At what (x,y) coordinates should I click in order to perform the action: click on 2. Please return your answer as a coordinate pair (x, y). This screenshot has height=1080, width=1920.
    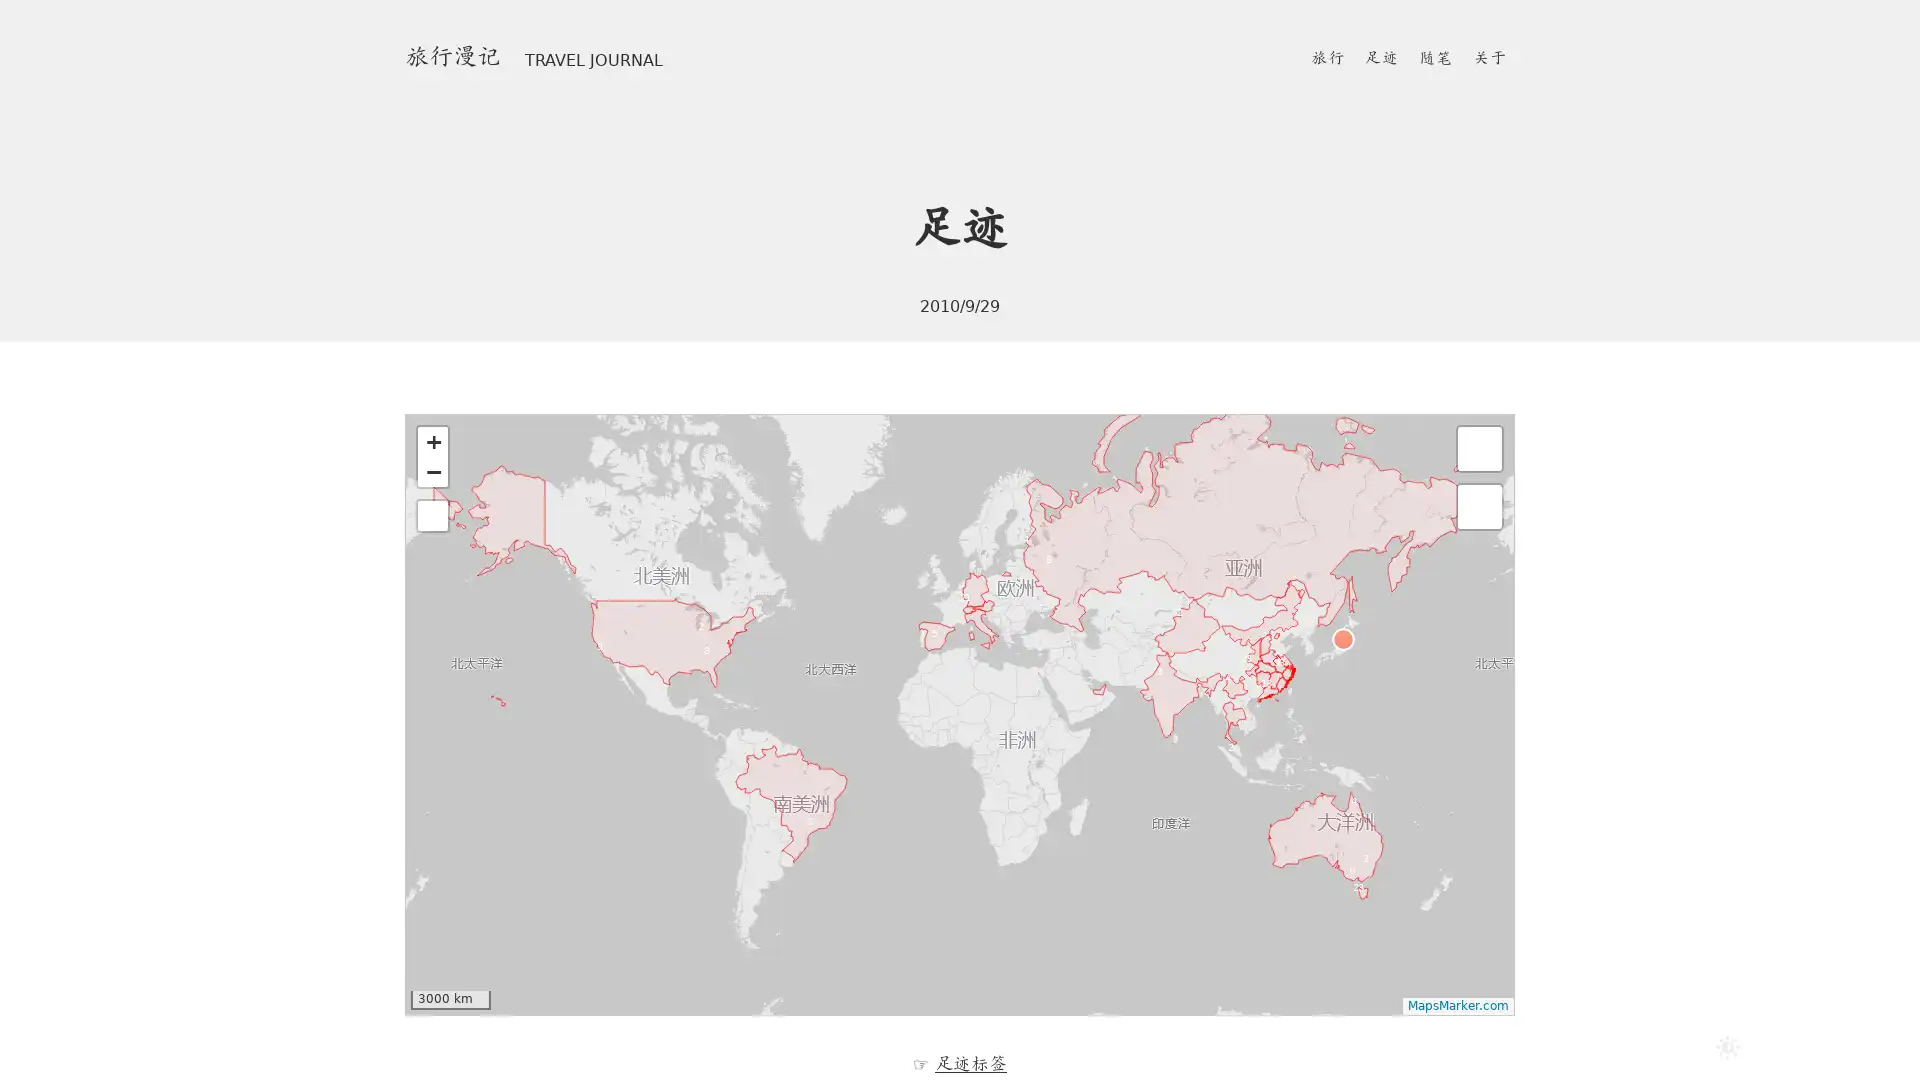
    Looking at the image, I should click on (1237, 753).